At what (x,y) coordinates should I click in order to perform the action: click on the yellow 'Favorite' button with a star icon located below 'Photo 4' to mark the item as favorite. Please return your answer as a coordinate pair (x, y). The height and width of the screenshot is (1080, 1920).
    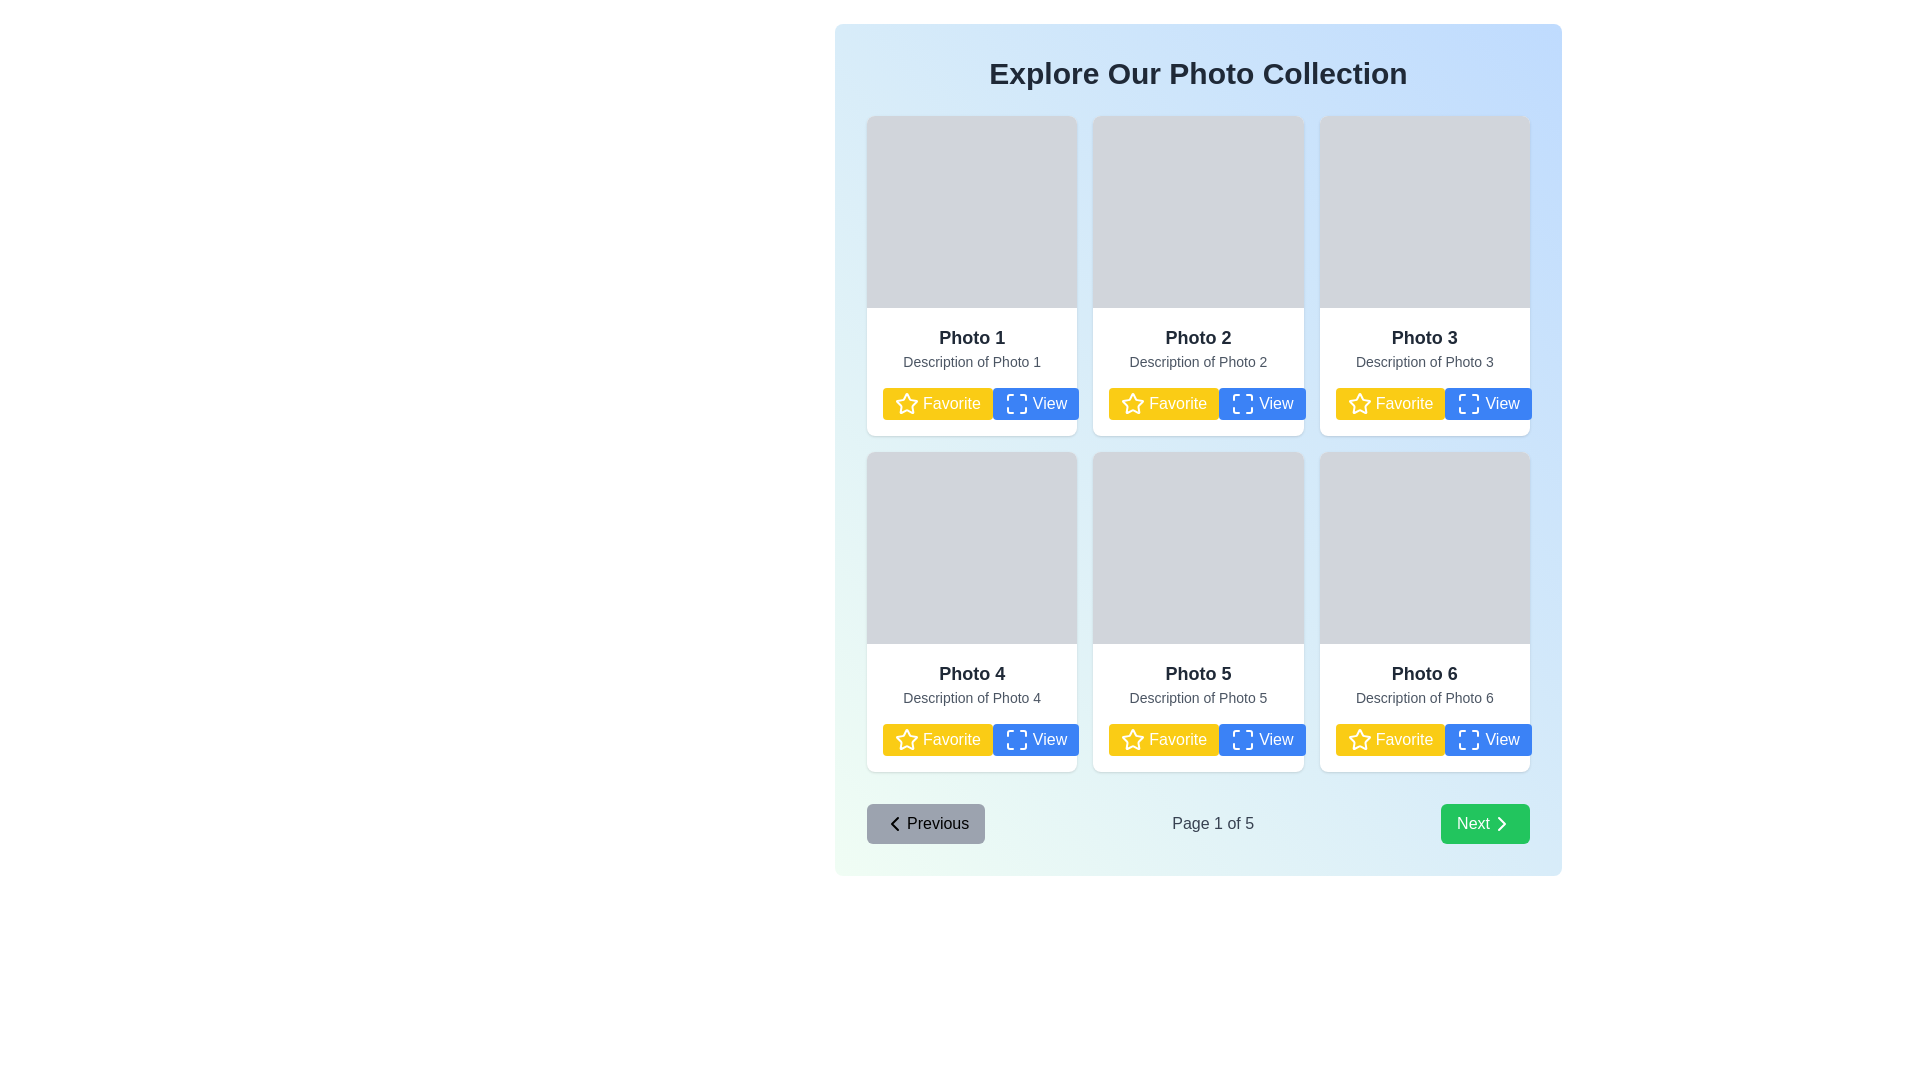
    Looking at the image, I should click on (972, 740).